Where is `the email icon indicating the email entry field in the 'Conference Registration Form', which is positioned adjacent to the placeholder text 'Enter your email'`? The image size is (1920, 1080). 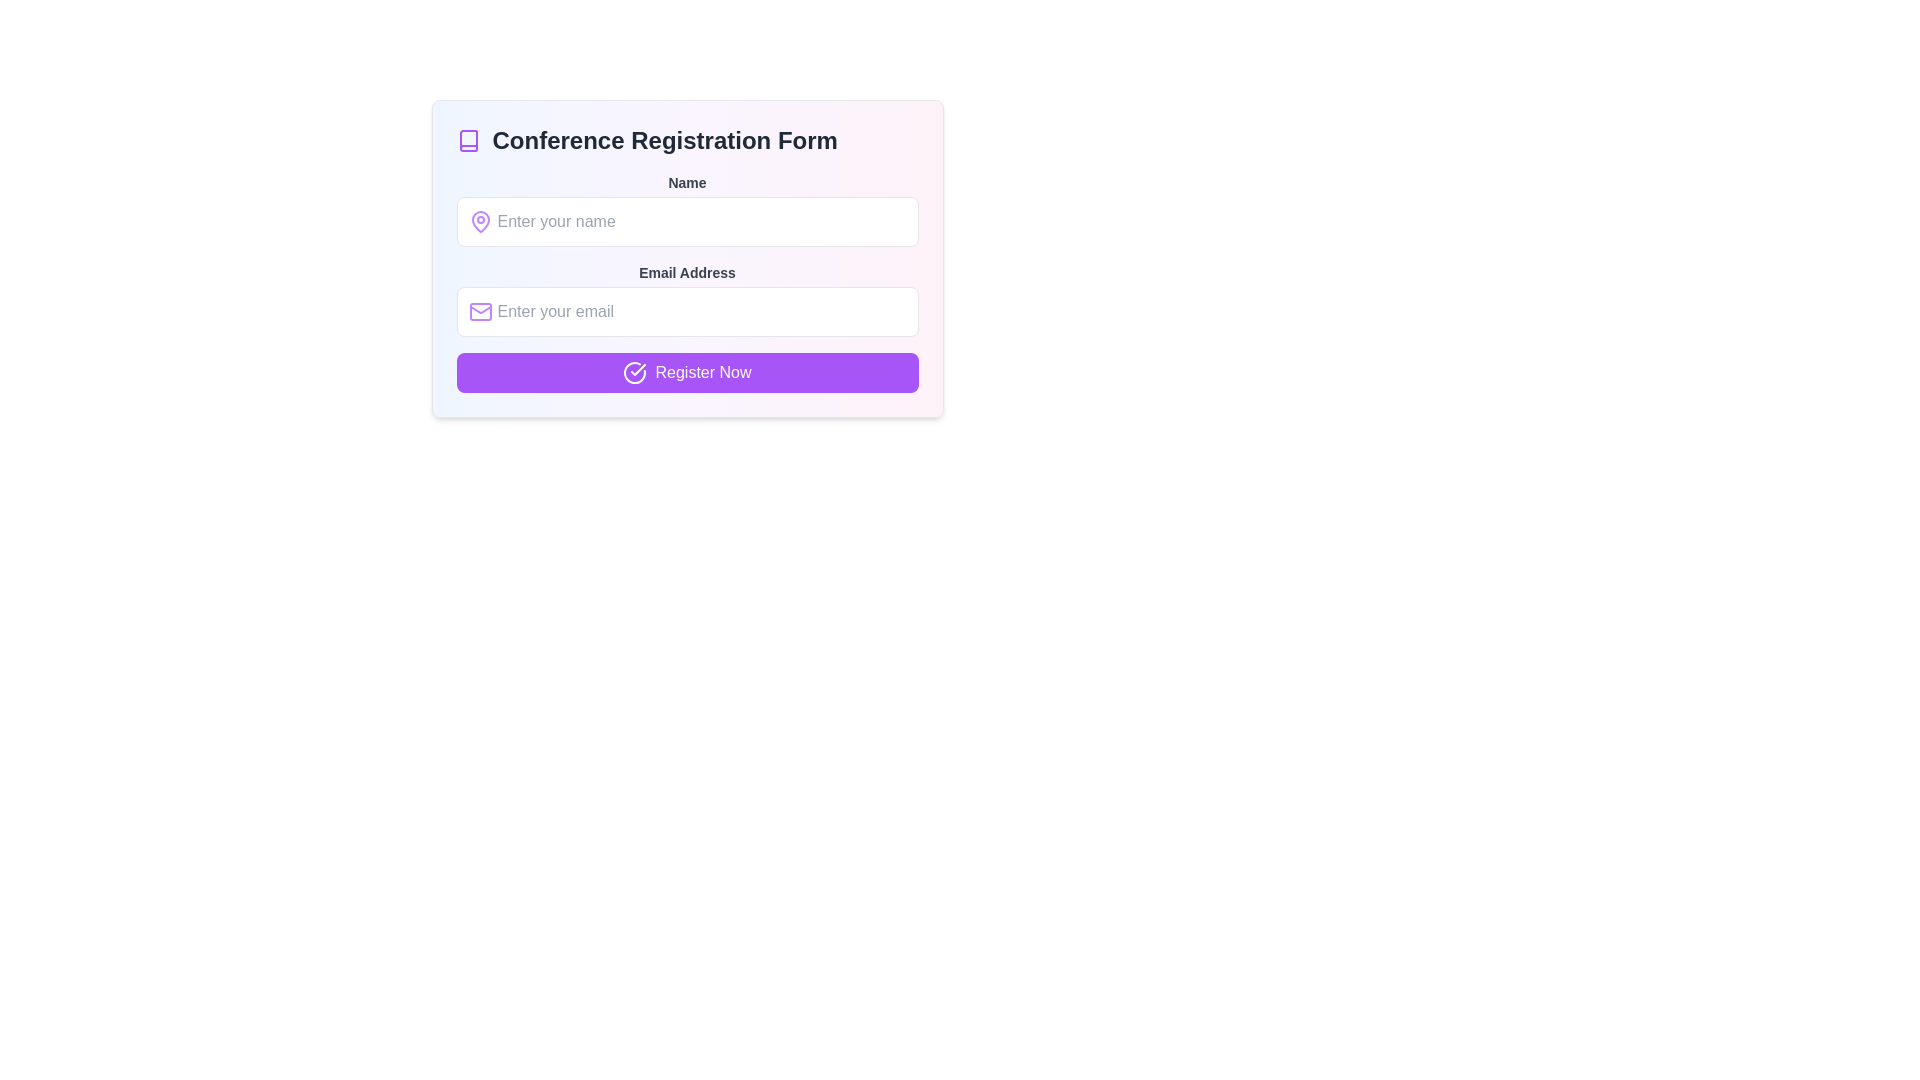 the email icon indicating the email entry field in the 'Conference Registration Form', which is positioned adjacent to the placeholder text 'Enter your email' is located at coordinates (480, 312).